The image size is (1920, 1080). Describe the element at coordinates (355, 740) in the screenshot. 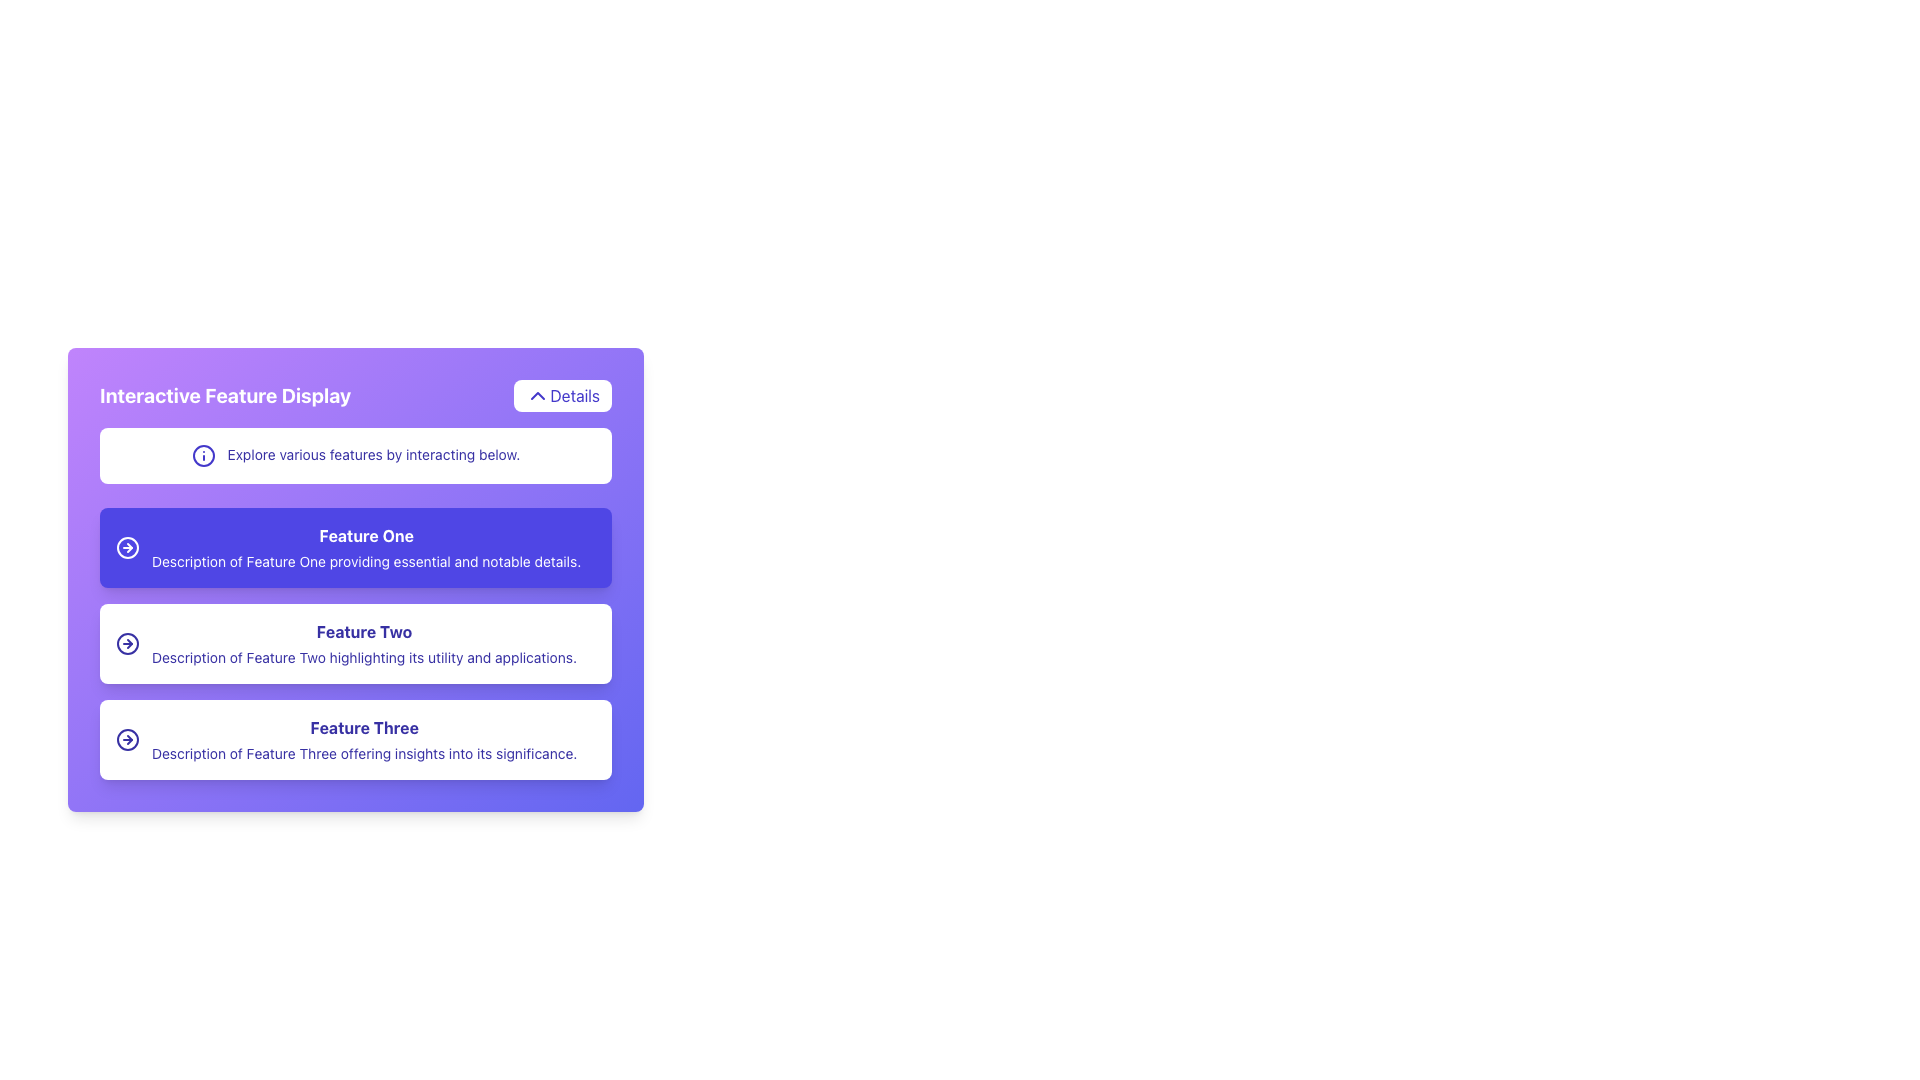

I see `the Information Panel titled 'Feature Three' which has a white background and indigo text, positioned below 'Feature Two' in the Interactive Feature Display` at that location.